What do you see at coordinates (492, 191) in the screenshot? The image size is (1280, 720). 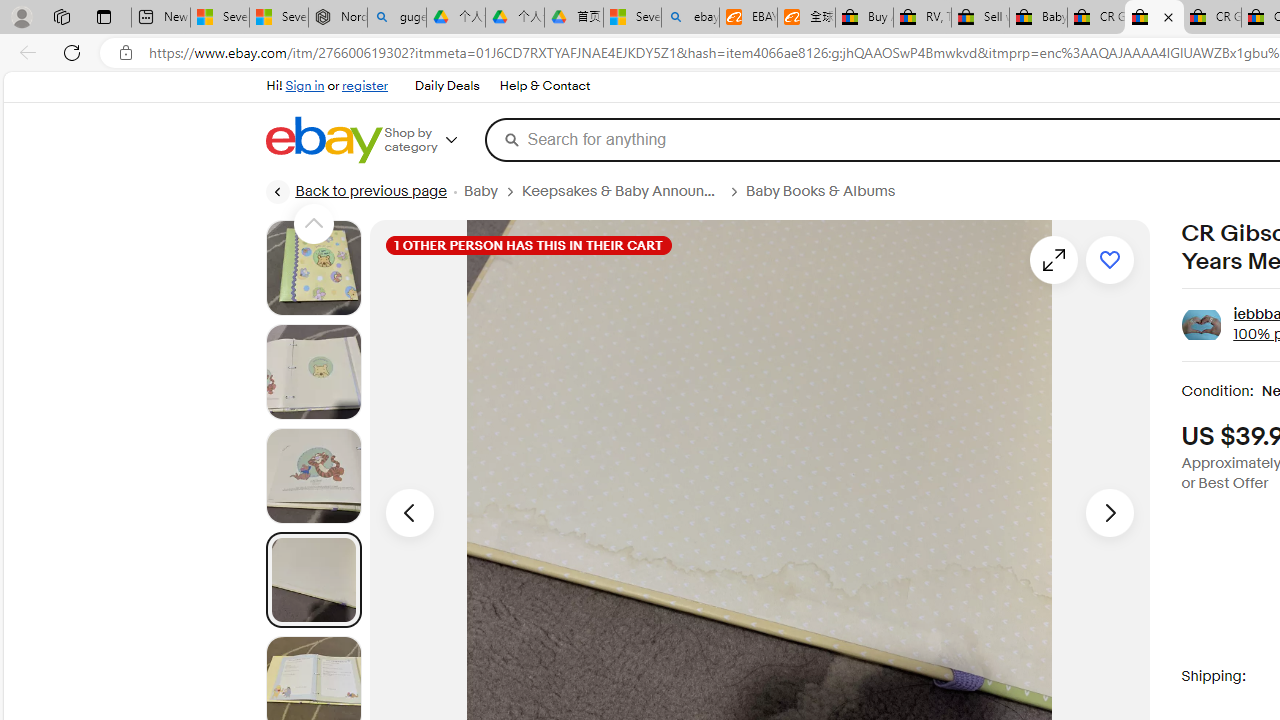 I see `'Baby'` at bounding box center [492, 191].